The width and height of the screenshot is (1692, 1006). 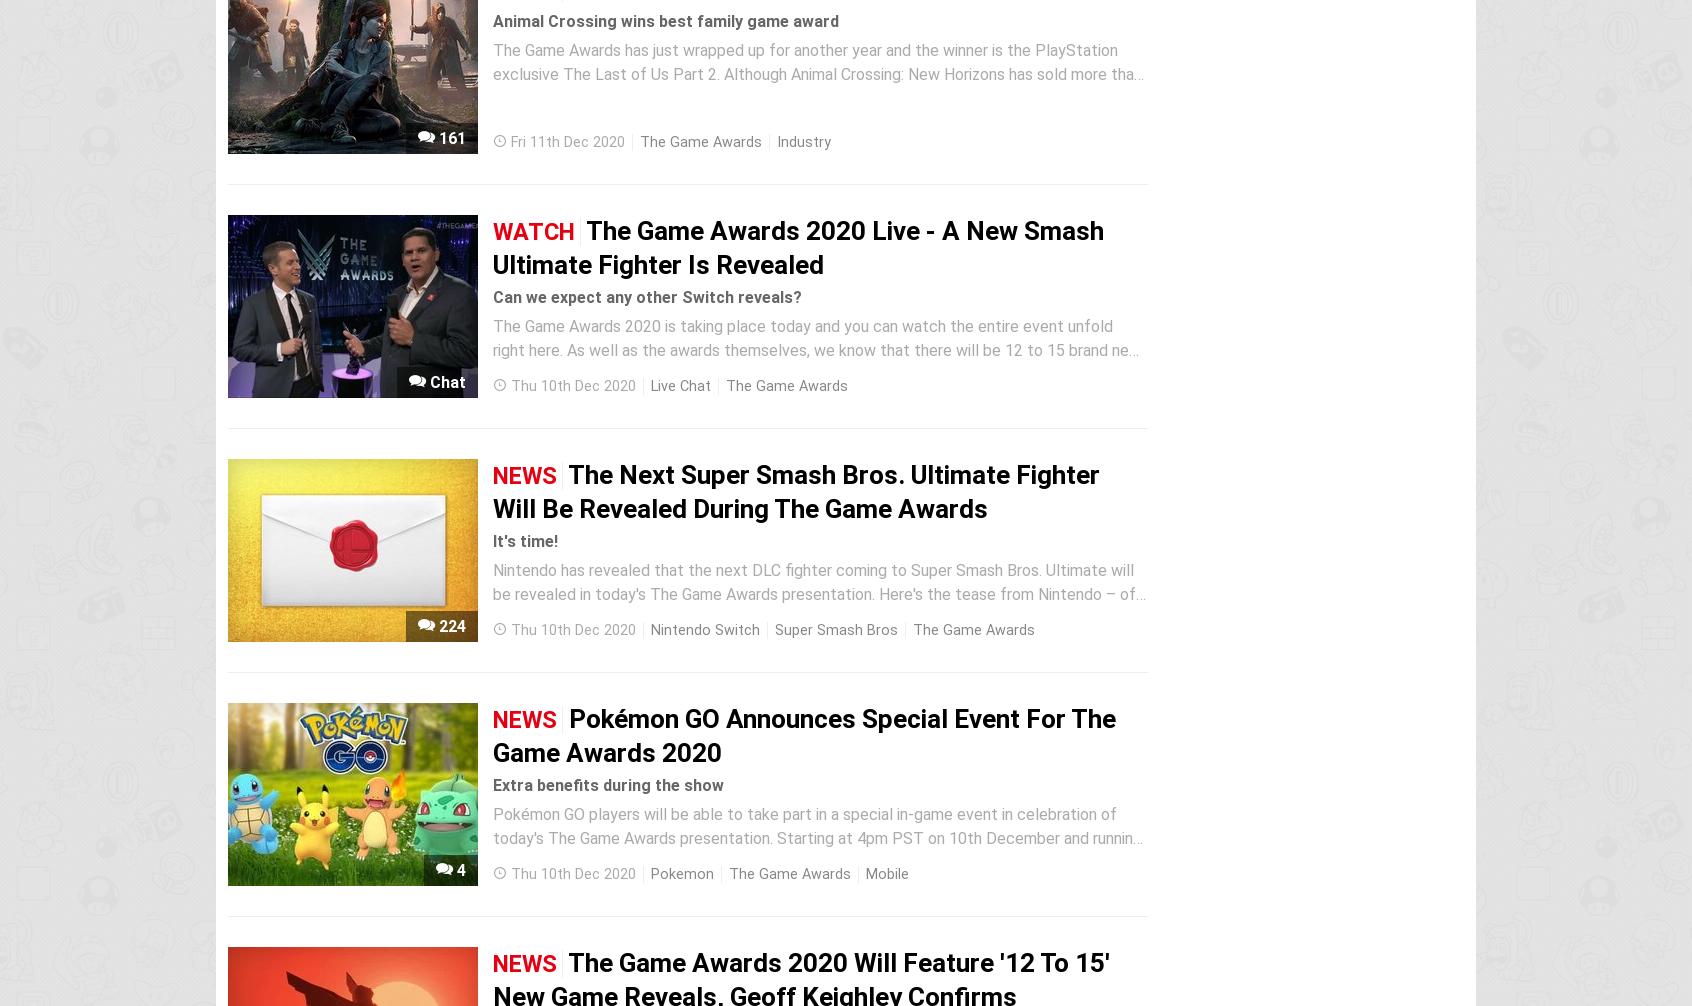 What do you see at coordinates (492, 490) in the screenshot?
I see `'The Next Super Smash Bros. Ultimate Fighter Will Be Revealed During The Game Awards'` at bounding box center [492, 490].